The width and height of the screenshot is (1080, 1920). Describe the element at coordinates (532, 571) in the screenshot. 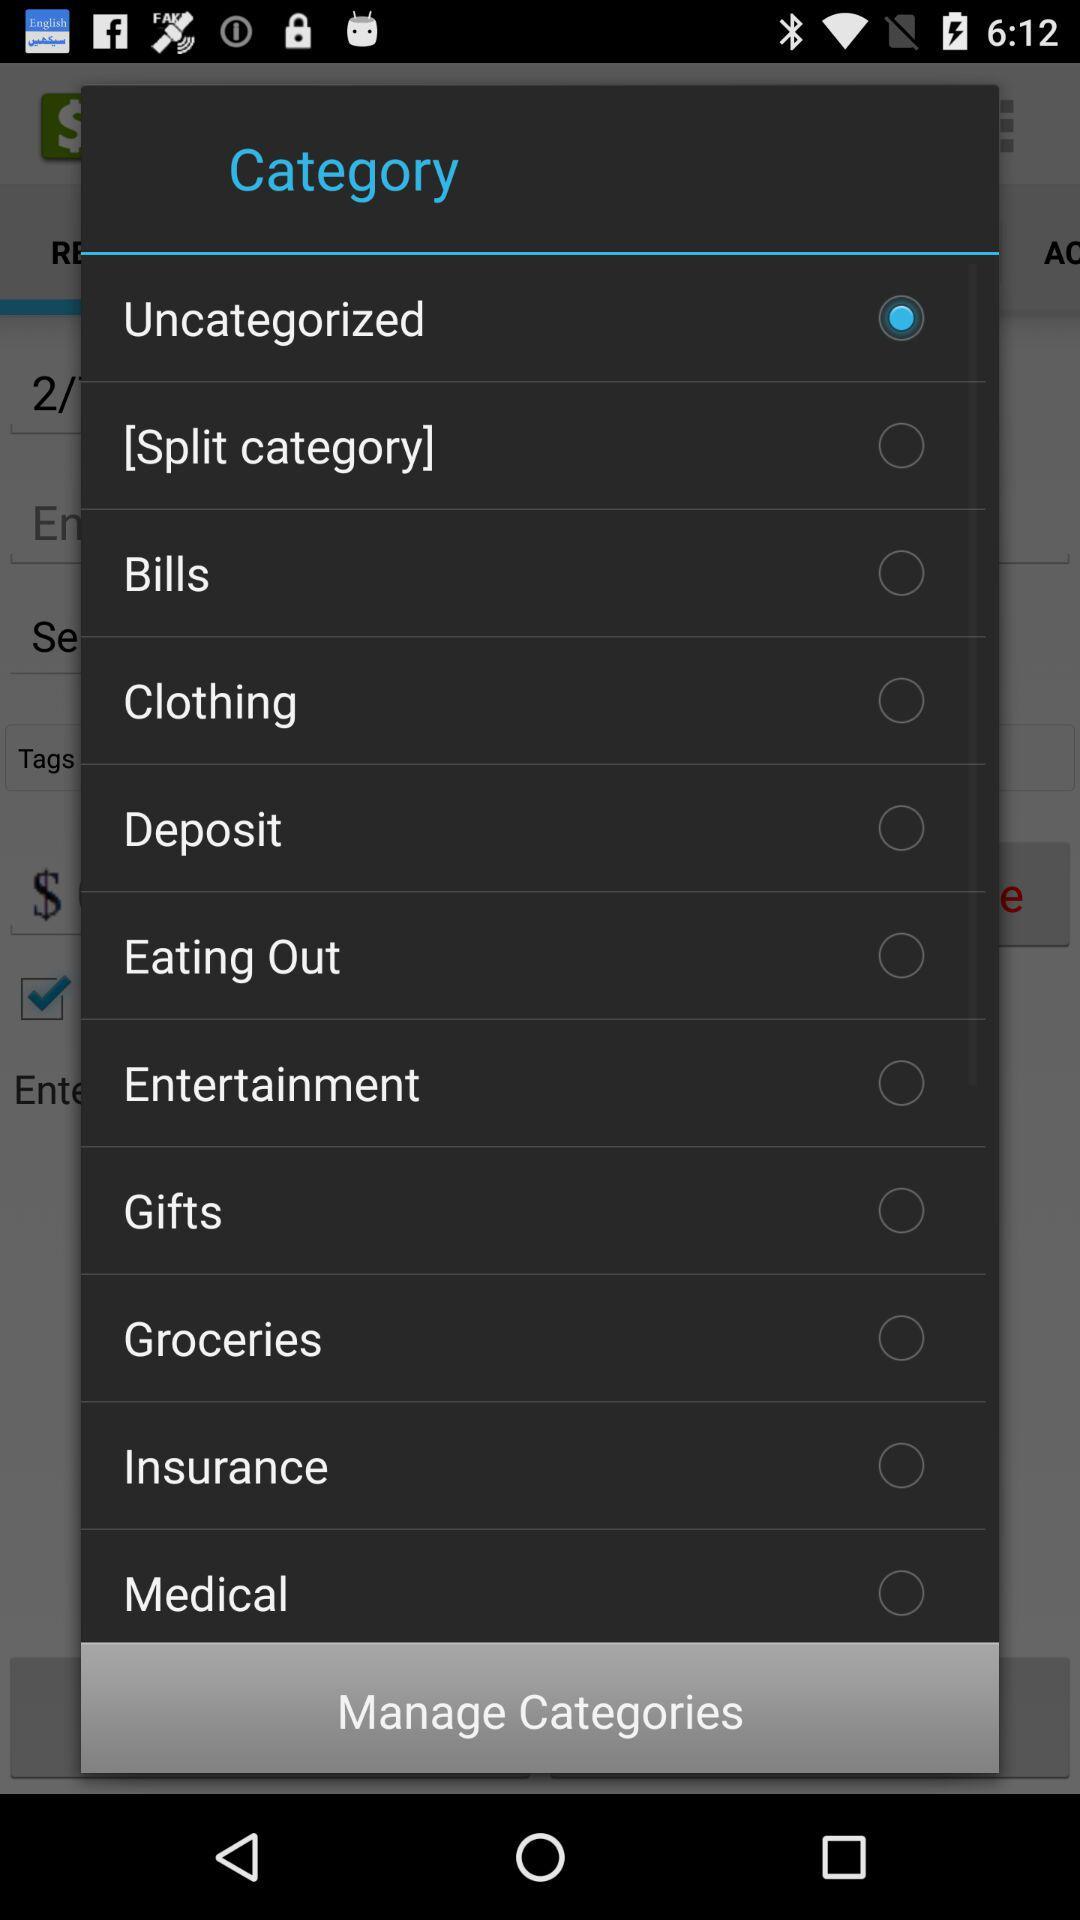

I see `the bills item` at that location.